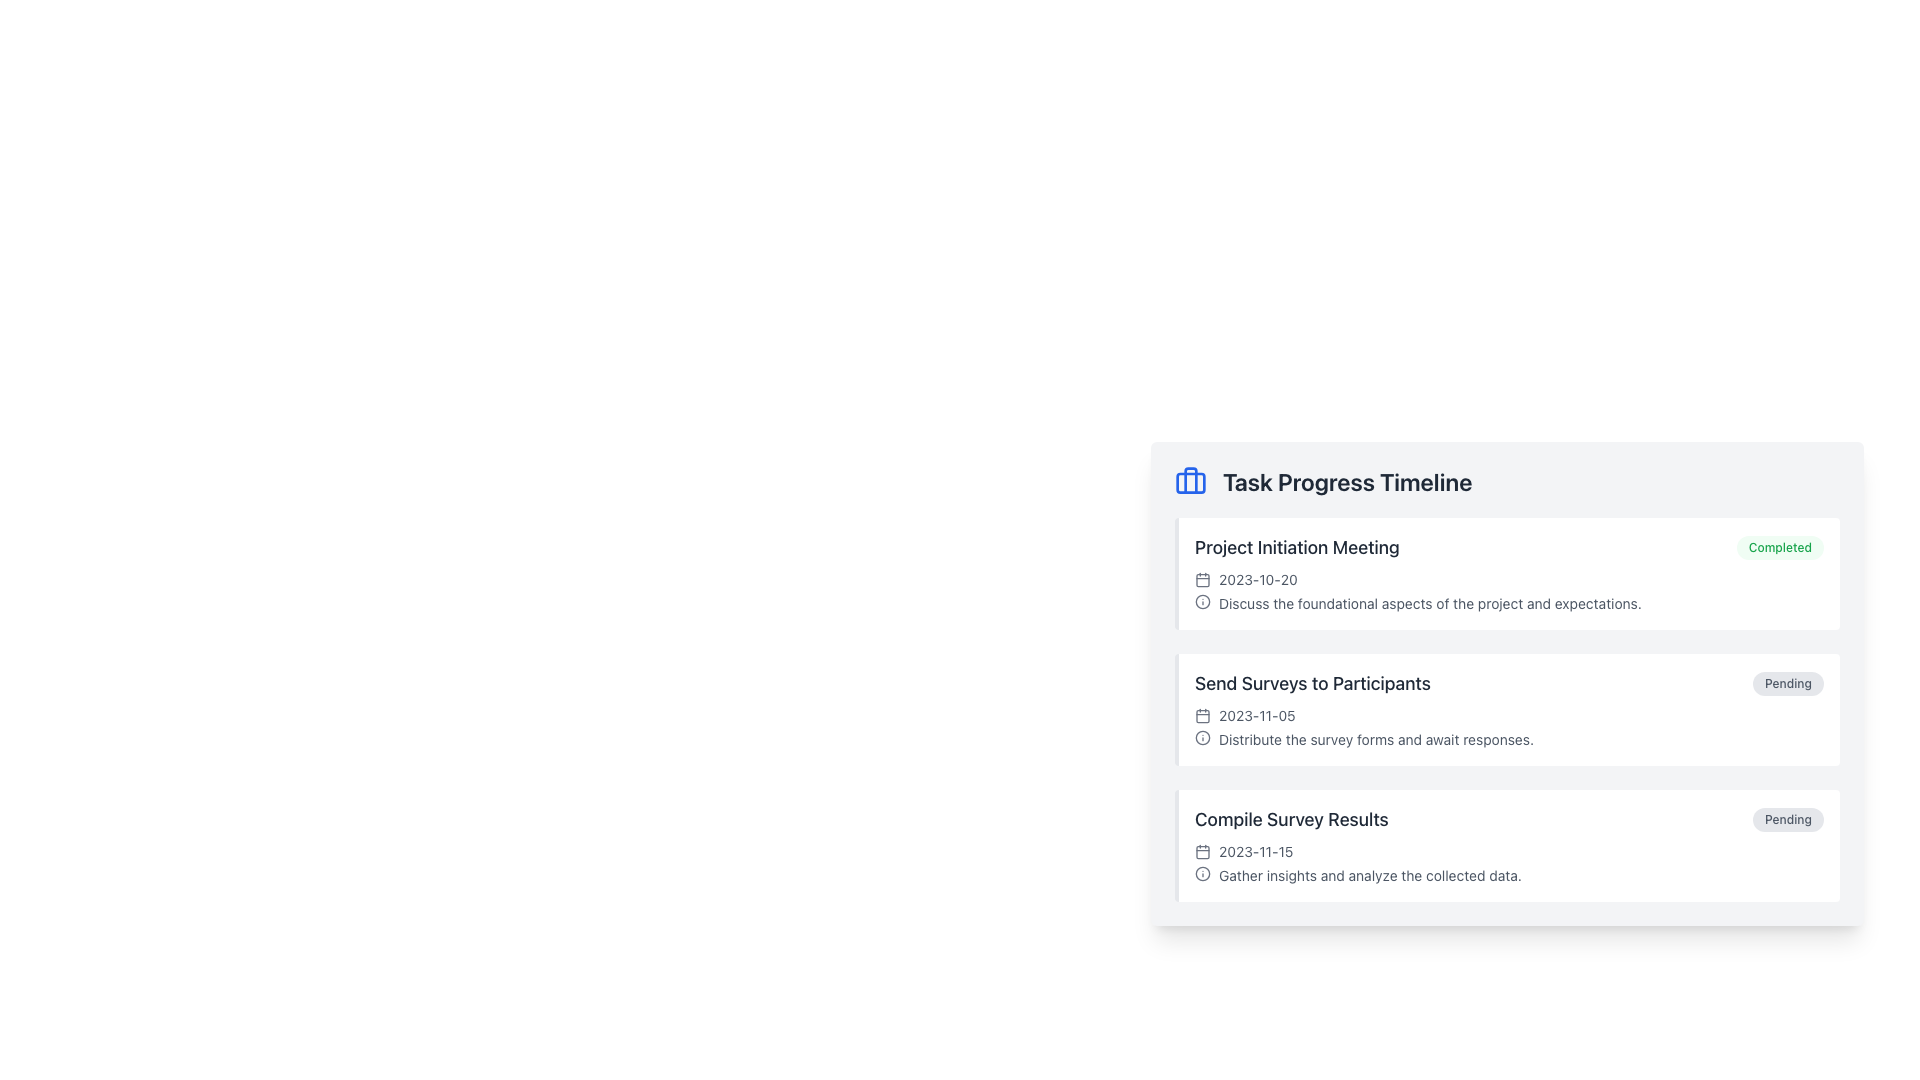 The height and width of the screenshot is (1080, 1920). Describe the element at coordinates (1202, 873) in the screenshot. I see `the informational icon located at the beginning of the text block for the task 'Compile Survey Results' in the task timeline interface` at that location.